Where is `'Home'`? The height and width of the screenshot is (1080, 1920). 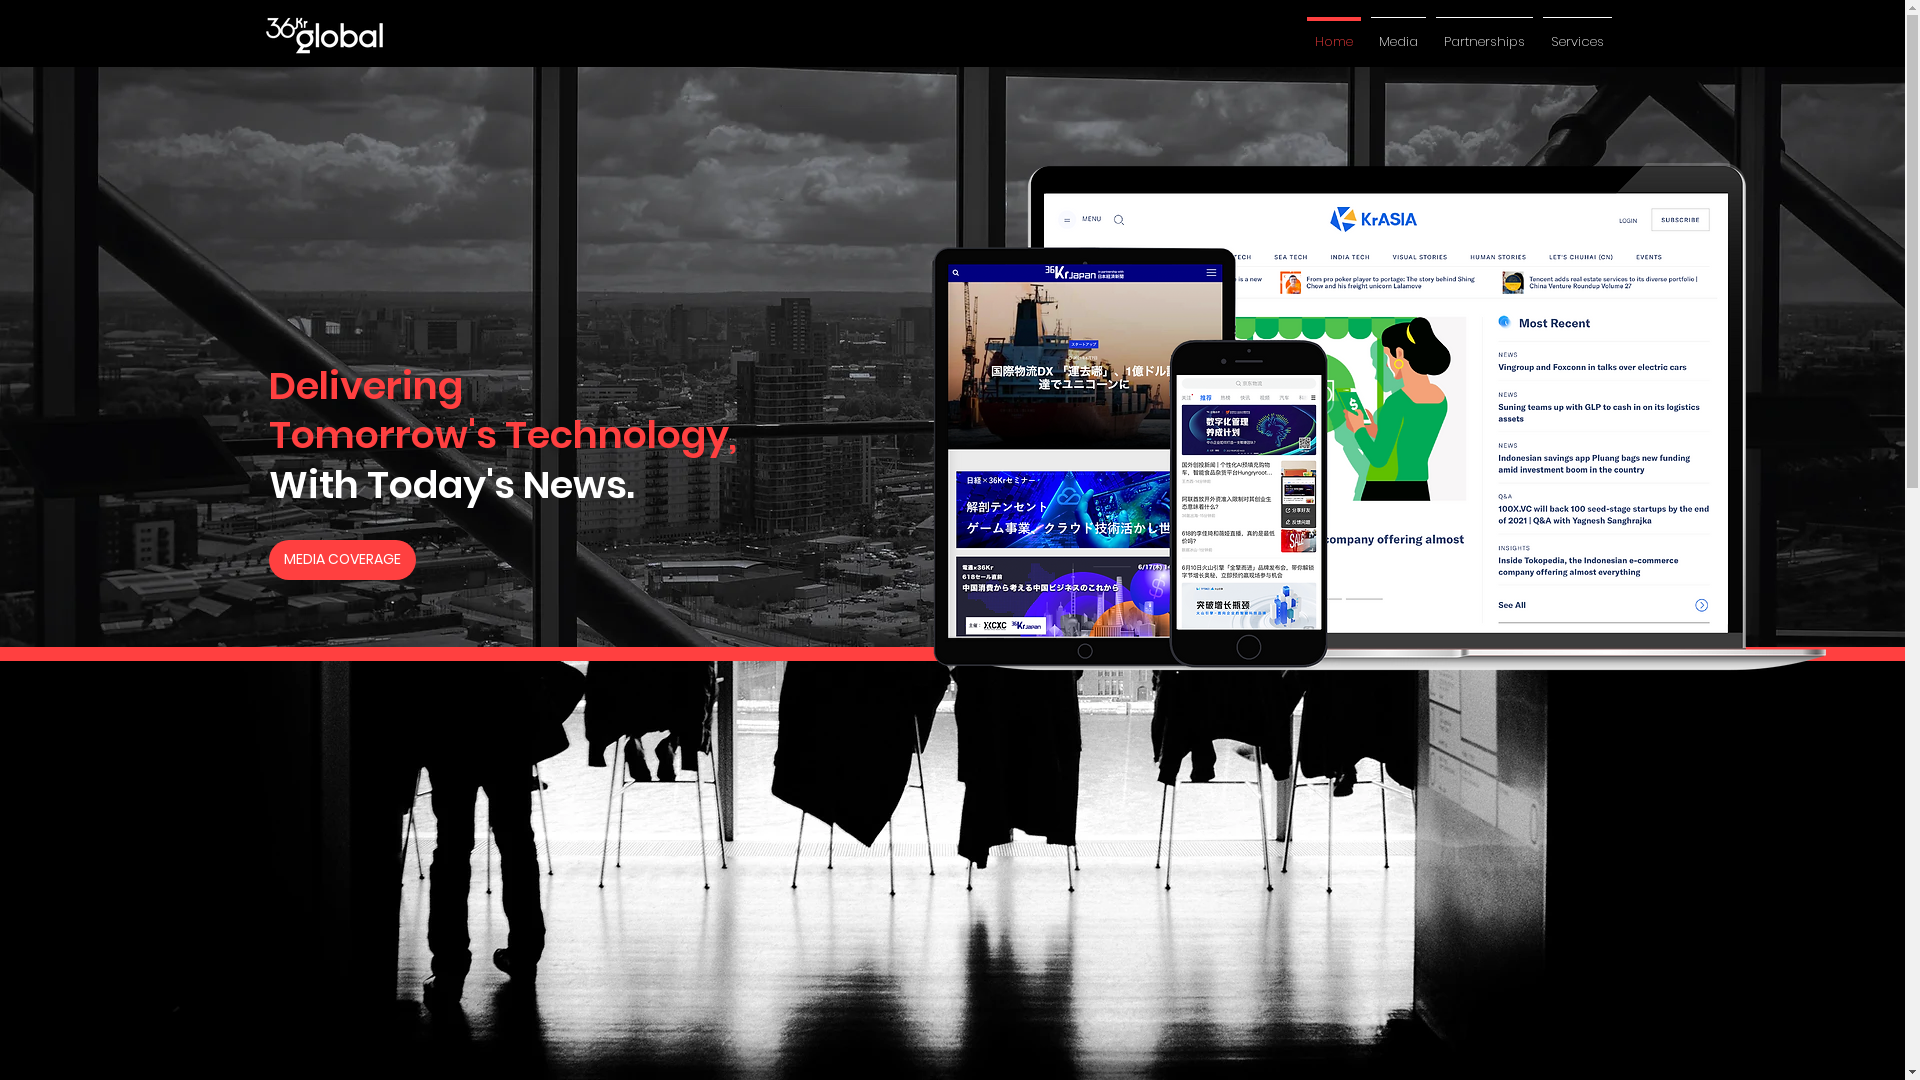
'Home' is located at coordinates (1334, 33).